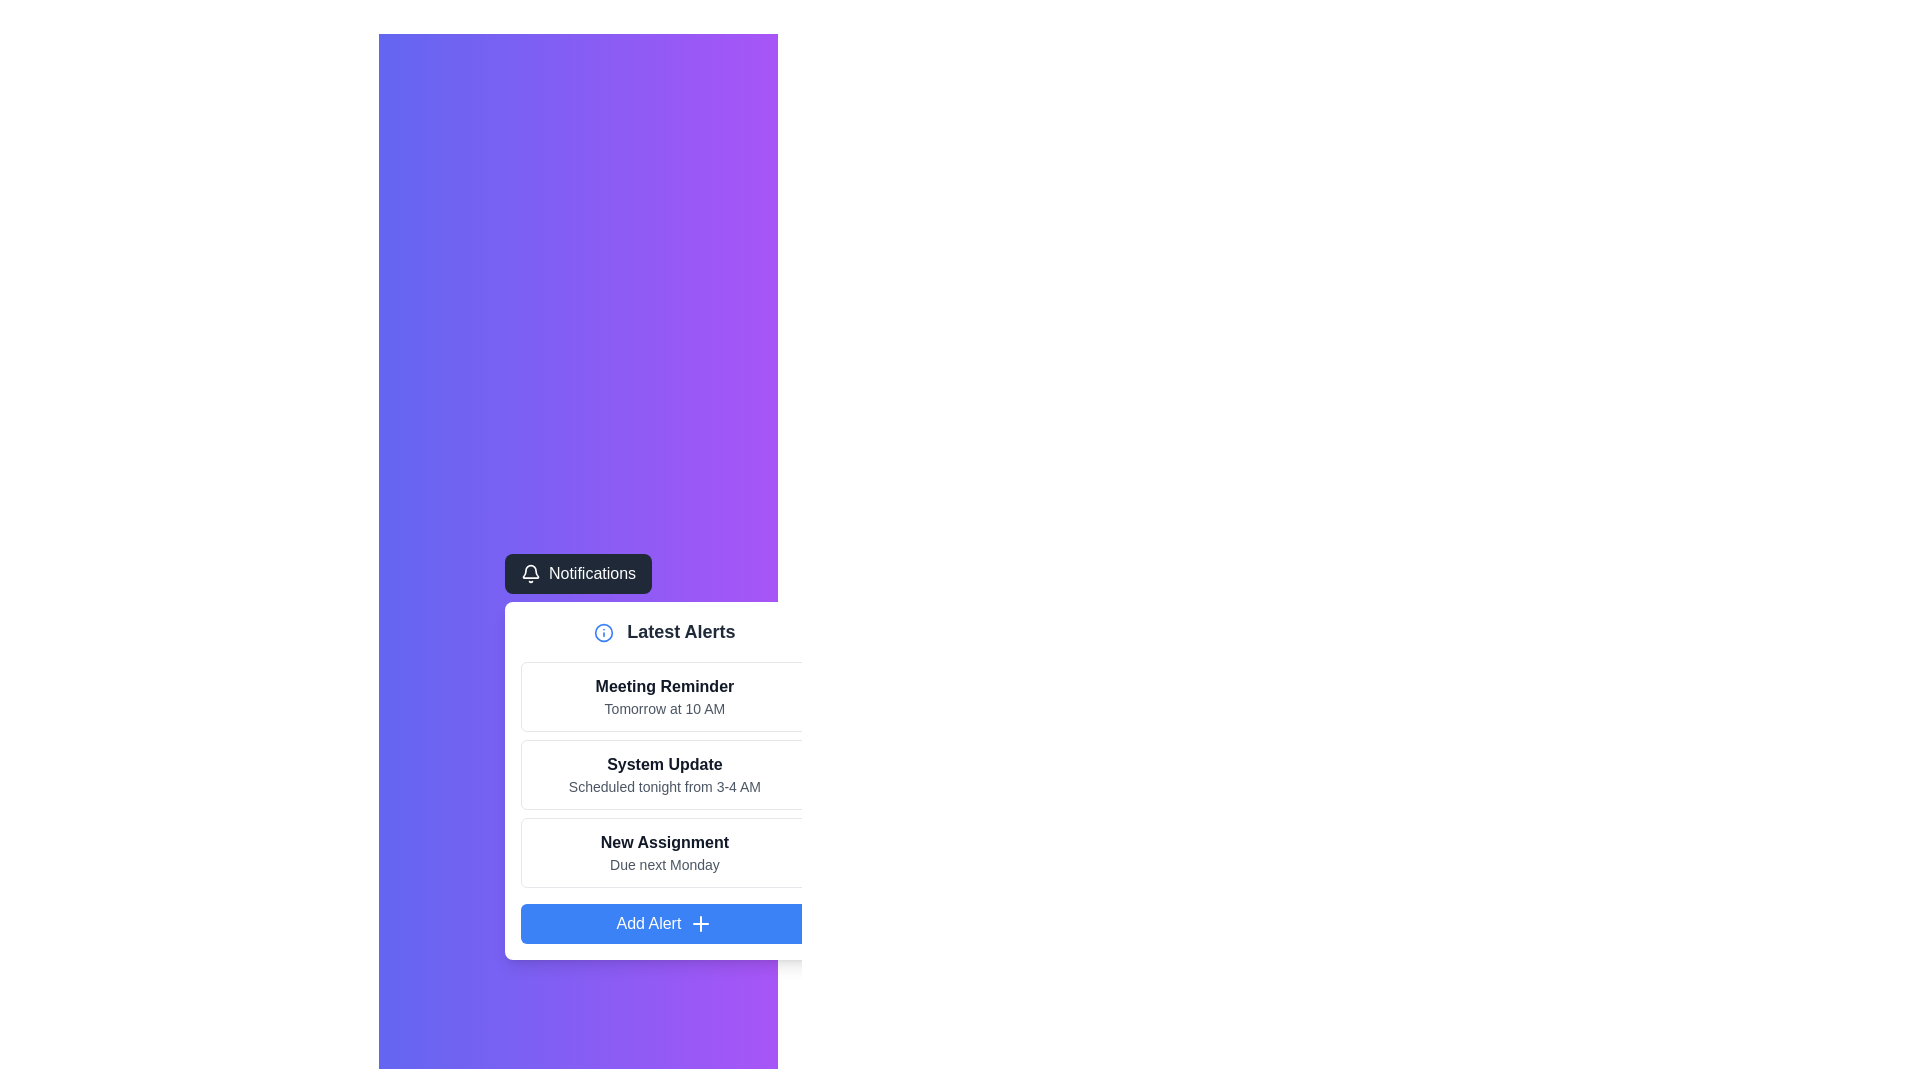 This screenshot has width=1920, height=1080. What do you see at coordinates (664, 632) in the screenshot?
I see `the icon of the Text header in the notifications section` at bounding box center [664, 632].